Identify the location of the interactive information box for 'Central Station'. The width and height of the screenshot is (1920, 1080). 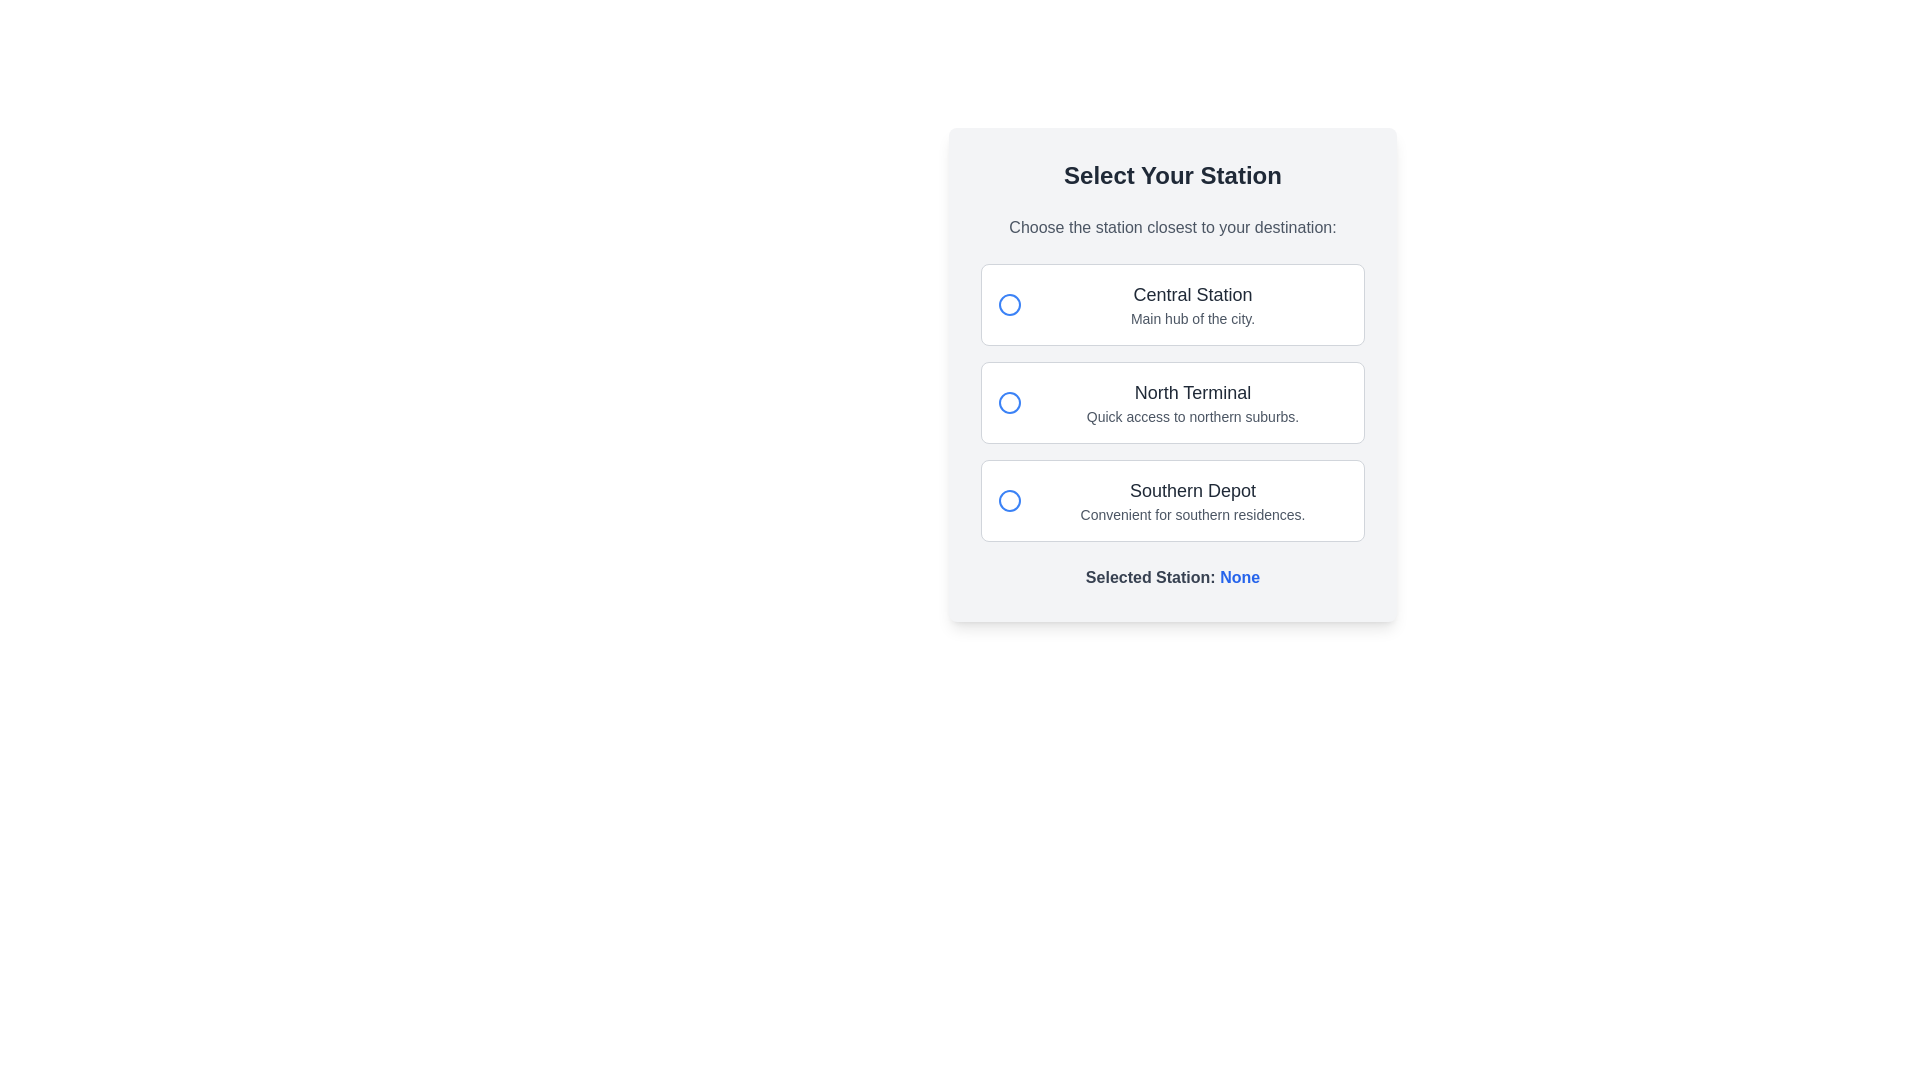
(1172, 304).